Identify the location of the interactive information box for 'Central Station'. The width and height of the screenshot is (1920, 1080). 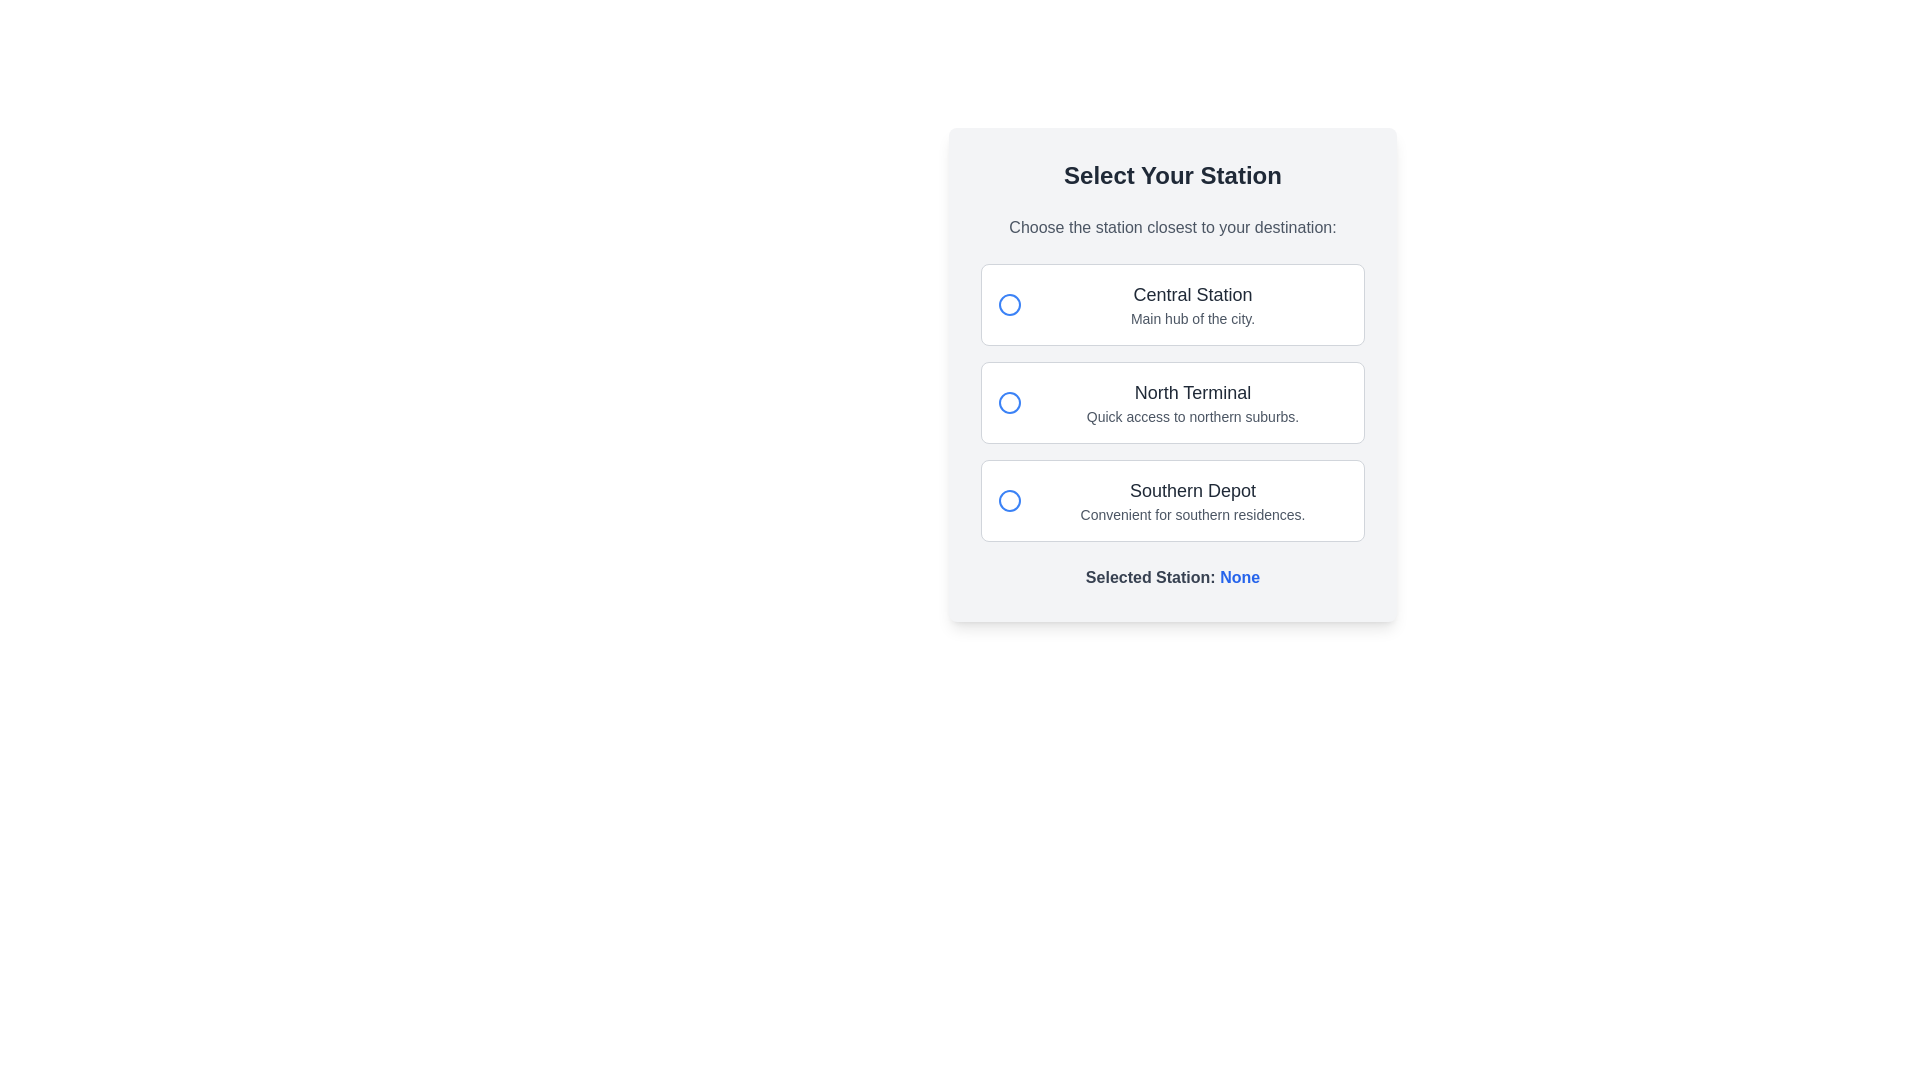
(1172, 304).